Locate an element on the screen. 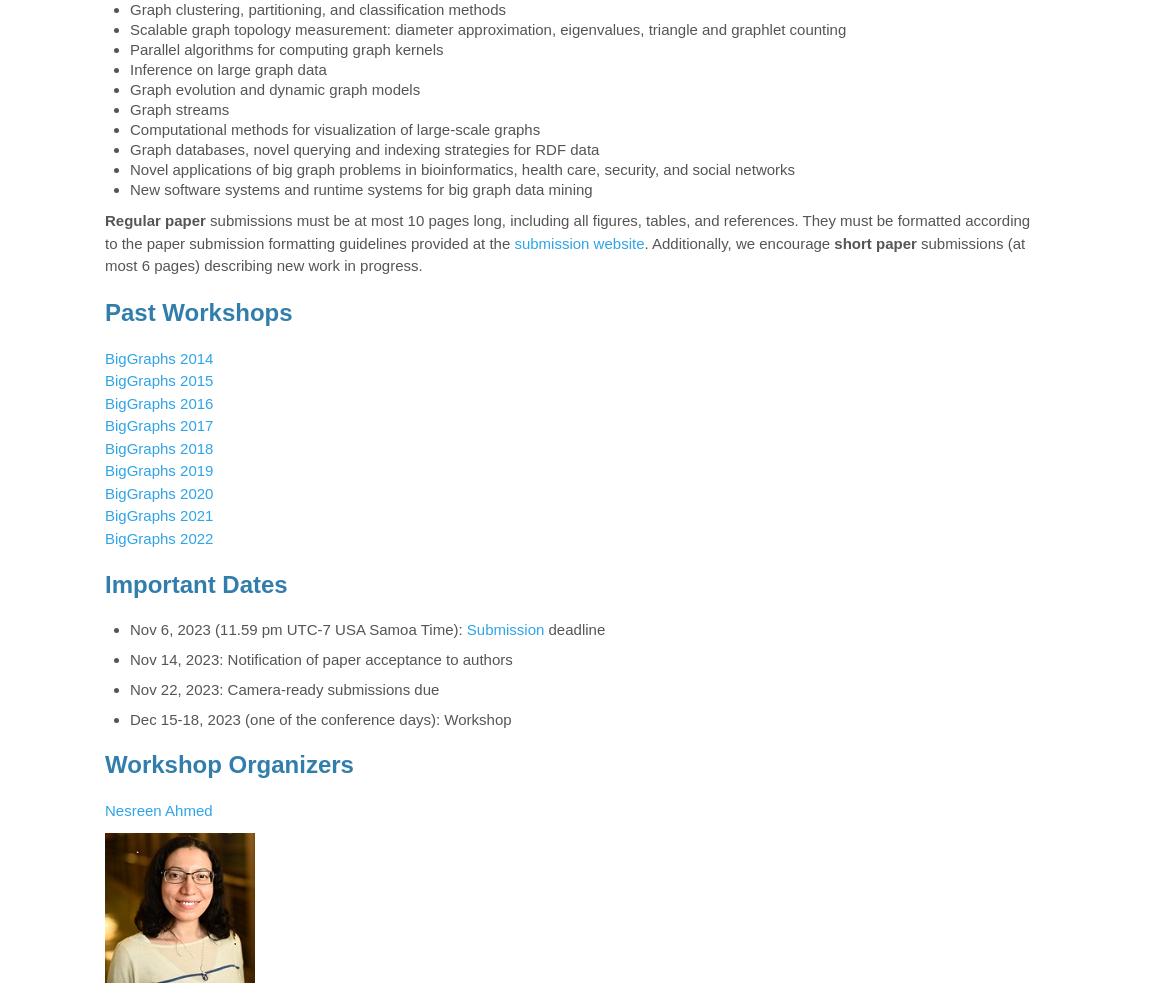  'Nov 22, 2023: Camera-ready submissions due' is located at coordinates (283, 689).